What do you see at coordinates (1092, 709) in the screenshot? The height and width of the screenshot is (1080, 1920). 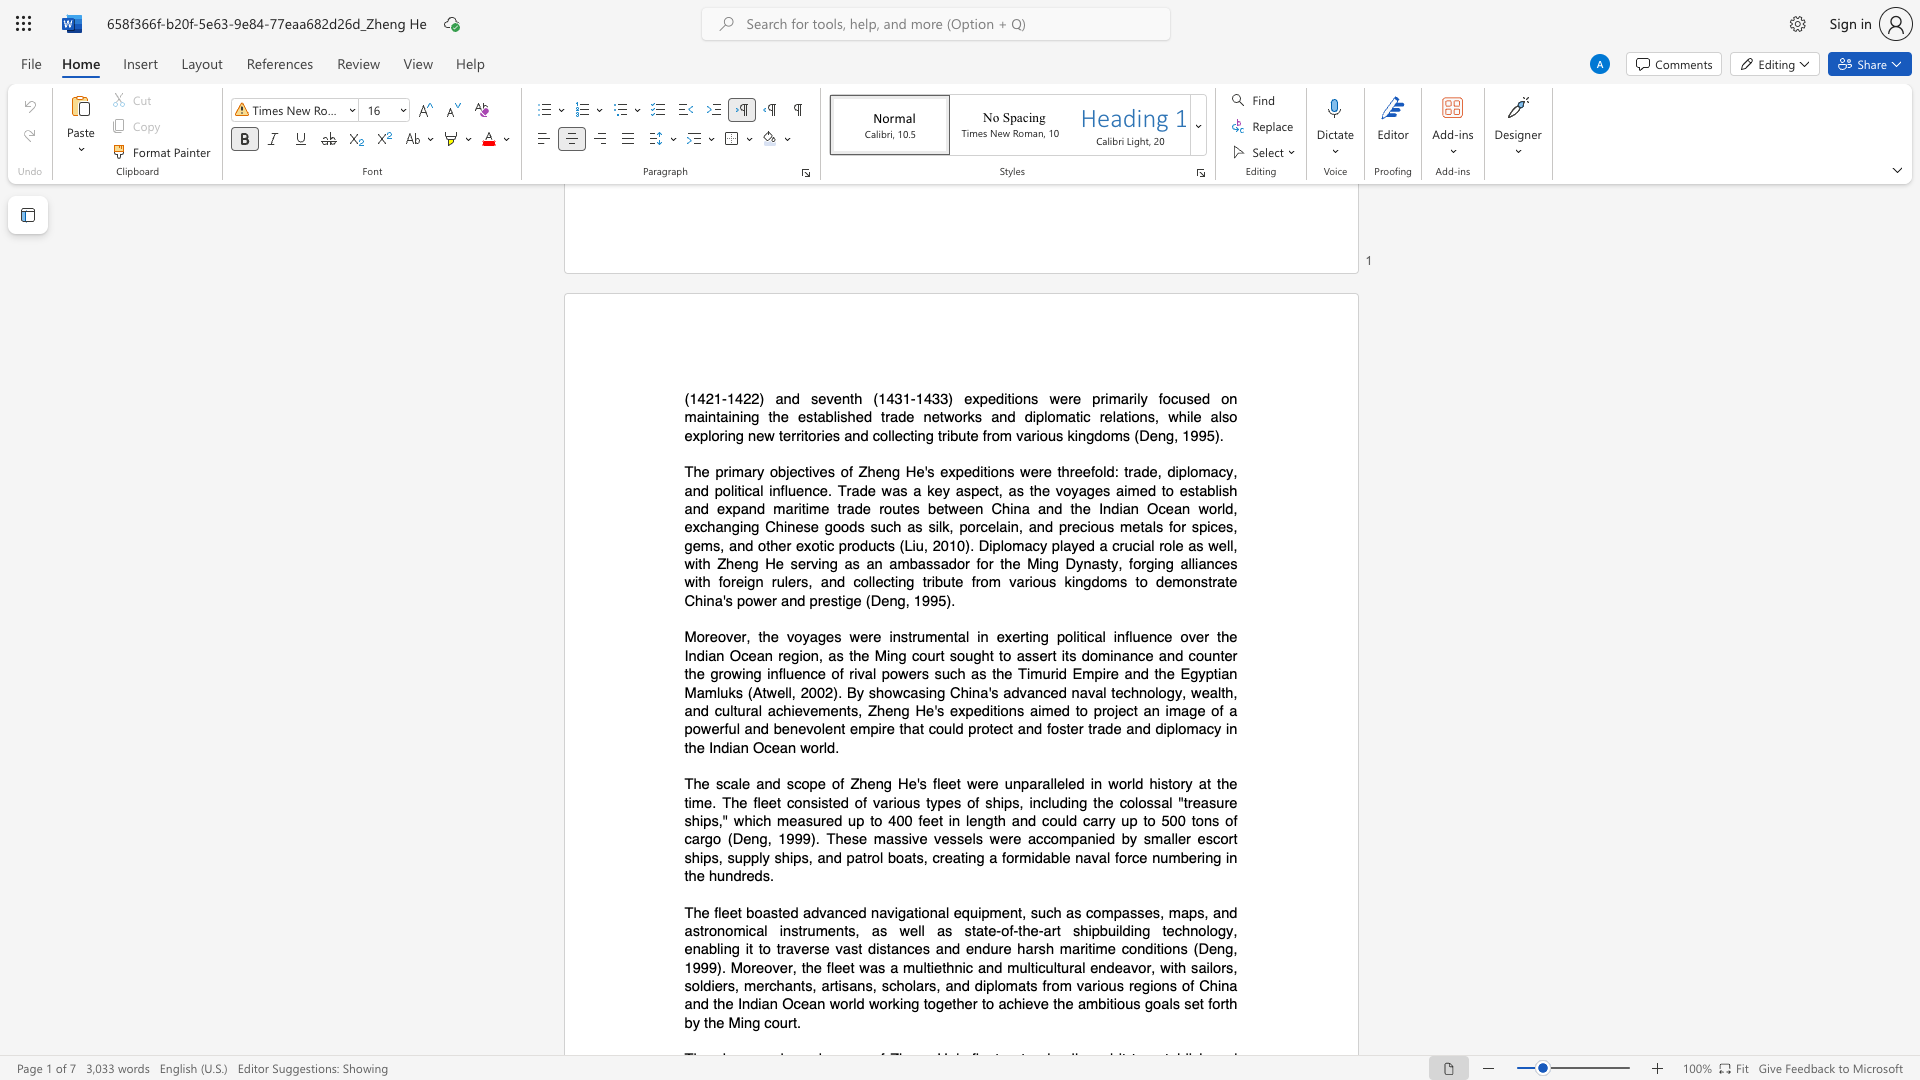 I see `the subset text "project an image of a powerful and benevolent empire that could protect and foster trade and diplomacy in the Indian O" within the text "China"` at bounding box center [1092, 709].